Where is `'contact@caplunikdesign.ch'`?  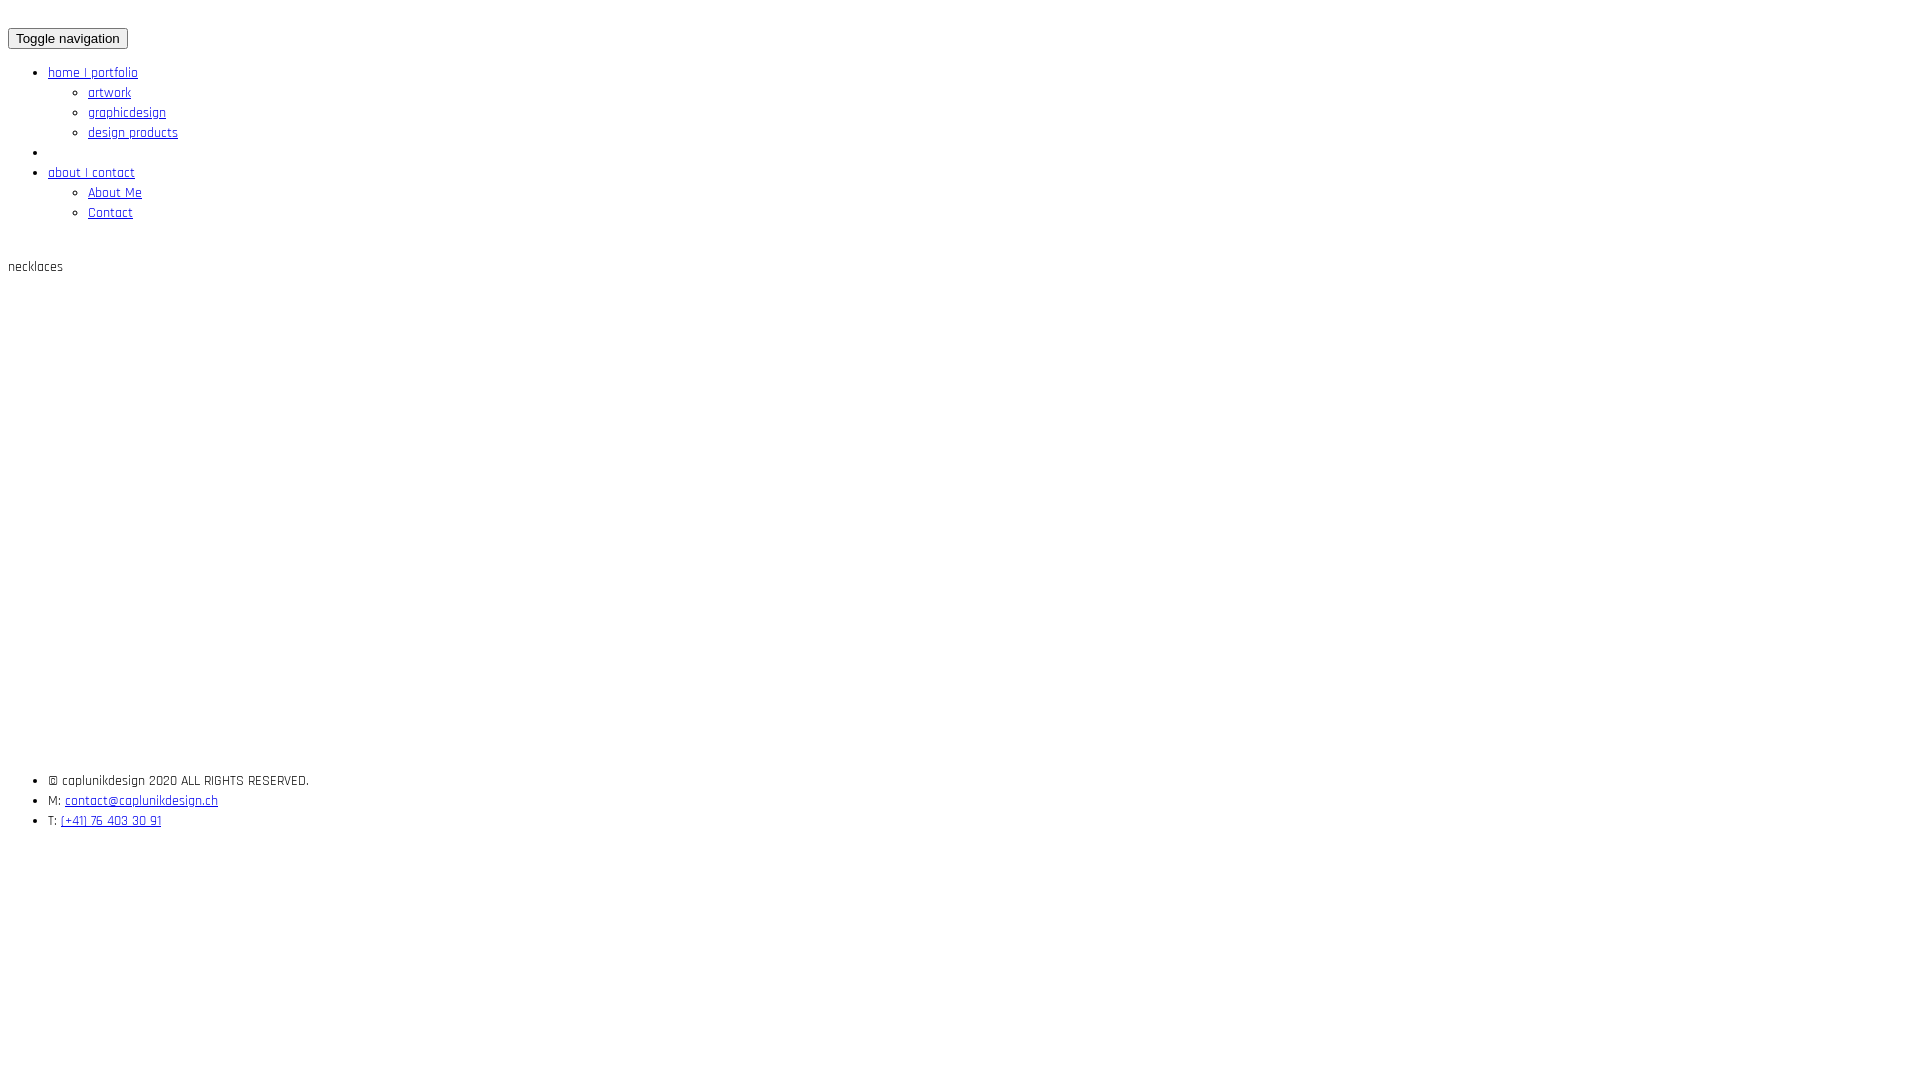
'contact@caplunikdesign.ch' is located at coordinates (140, 800).